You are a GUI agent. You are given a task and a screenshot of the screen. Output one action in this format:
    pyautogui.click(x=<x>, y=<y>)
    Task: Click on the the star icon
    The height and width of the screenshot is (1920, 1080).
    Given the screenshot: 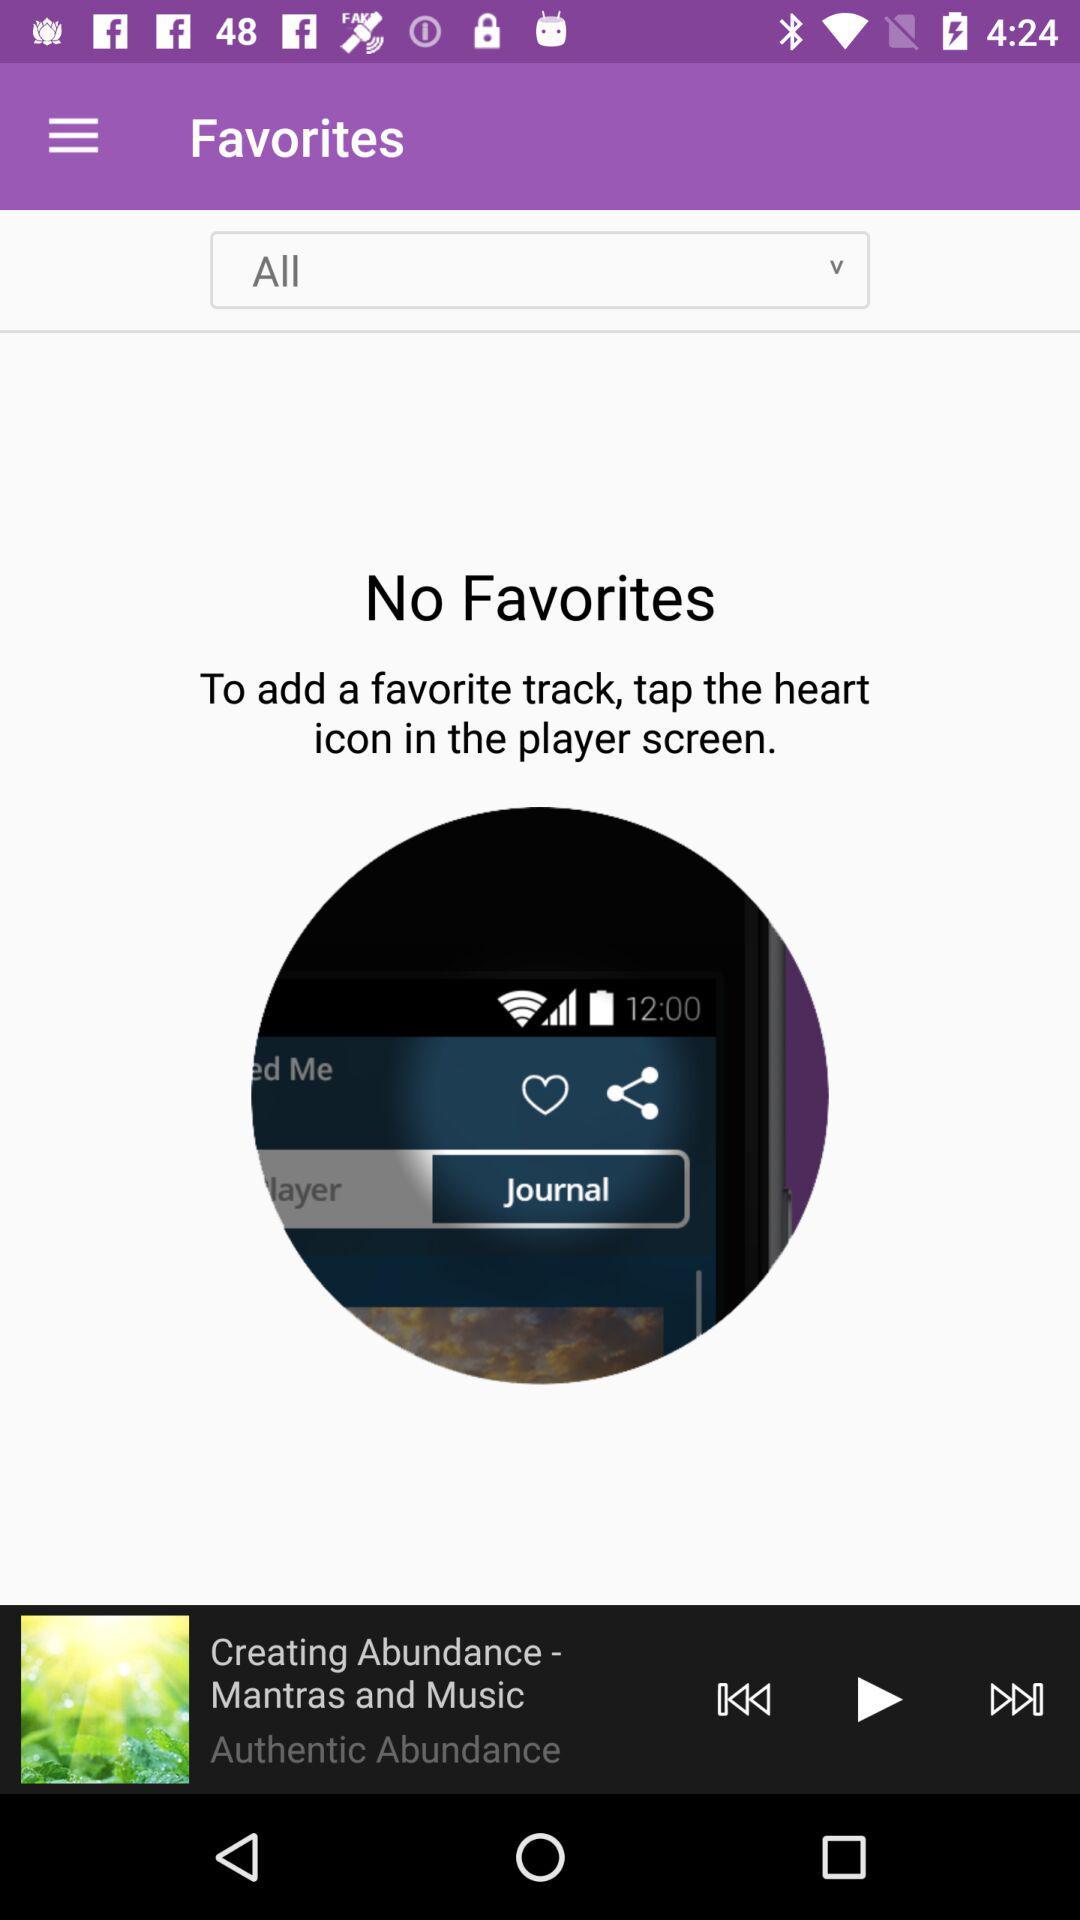 What is the action you would take?
    pyautogui.click(x=104, y=1698)
    